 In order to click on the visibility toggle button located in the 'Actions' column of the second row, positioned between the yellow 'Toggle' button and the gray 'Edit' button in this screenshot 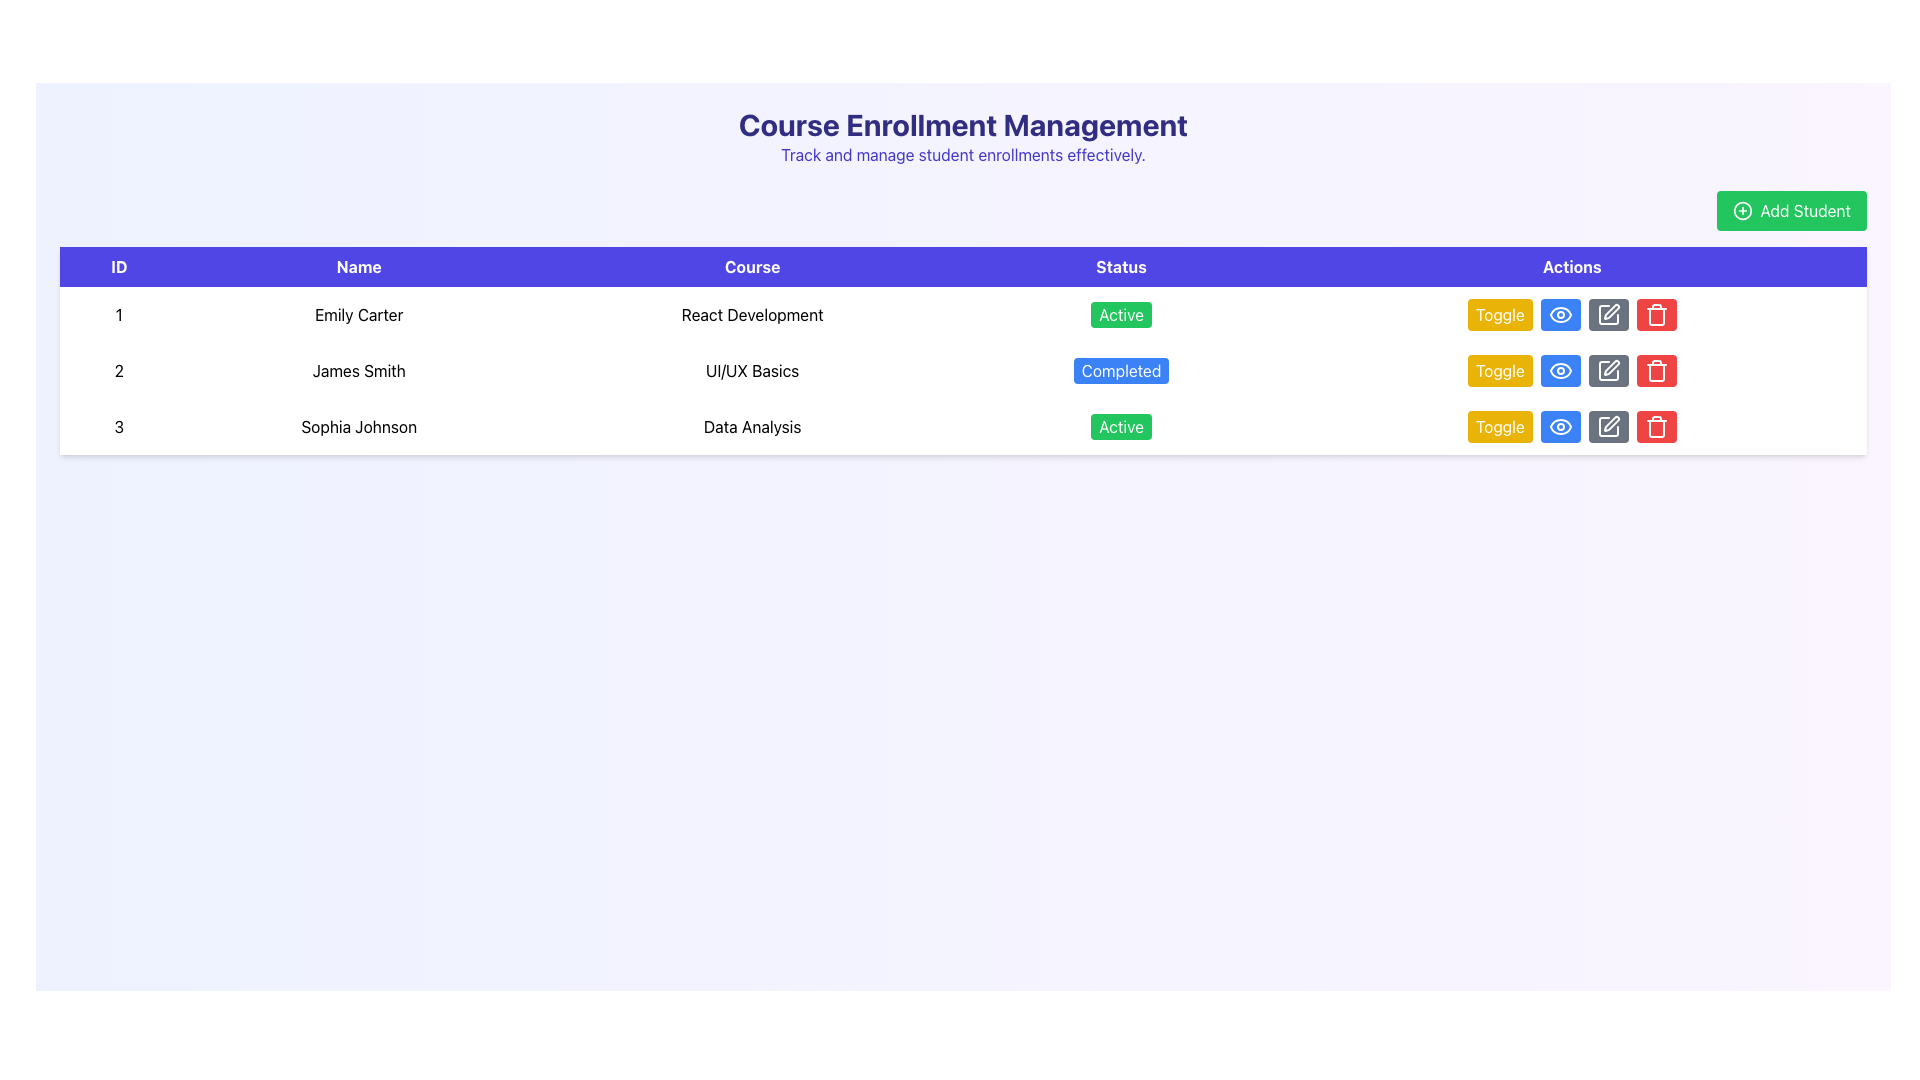, I will do `click(1559, 370)`.